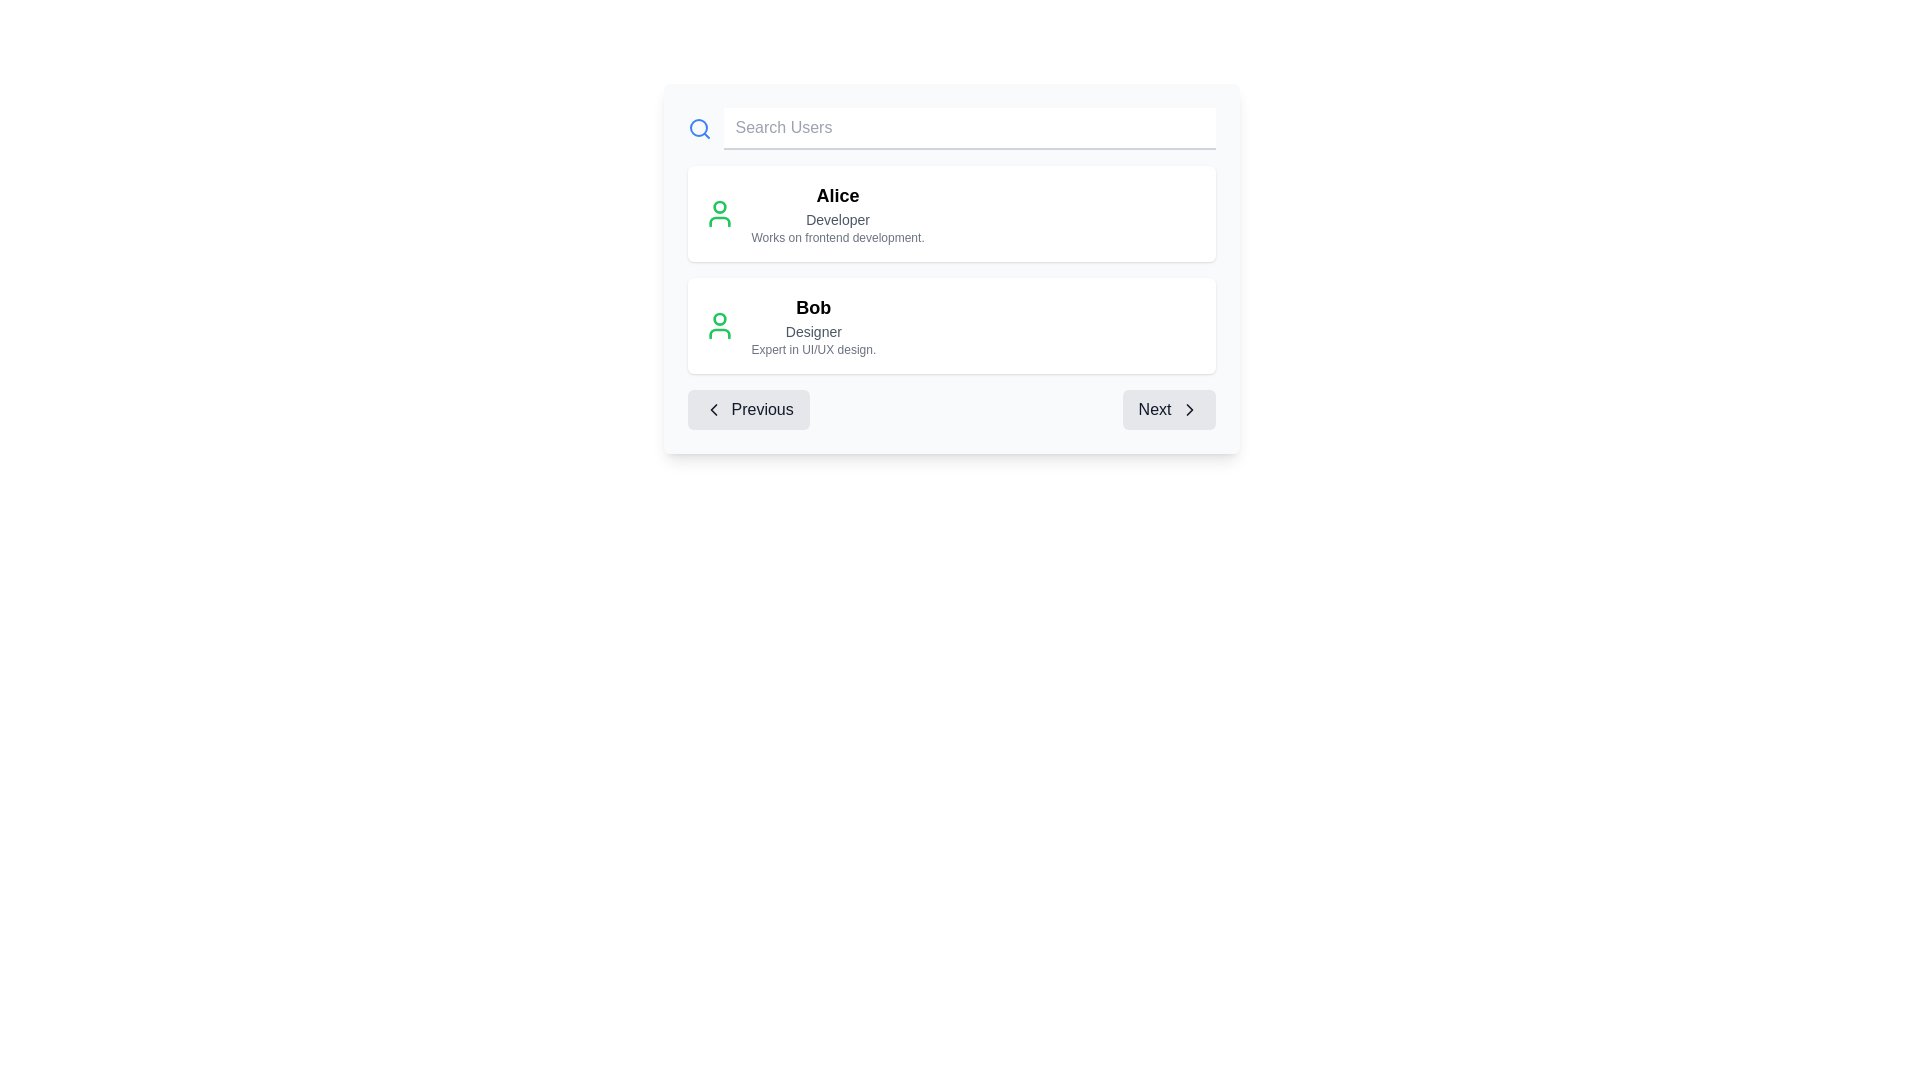 The height and width of the screenshot is (1080, 1920). I want to click on the 'Developer' label, which is displayed in a small-sized, gray-colored font, located below the bold 'Alice' label in the user profile card layout, so click(838, 219).